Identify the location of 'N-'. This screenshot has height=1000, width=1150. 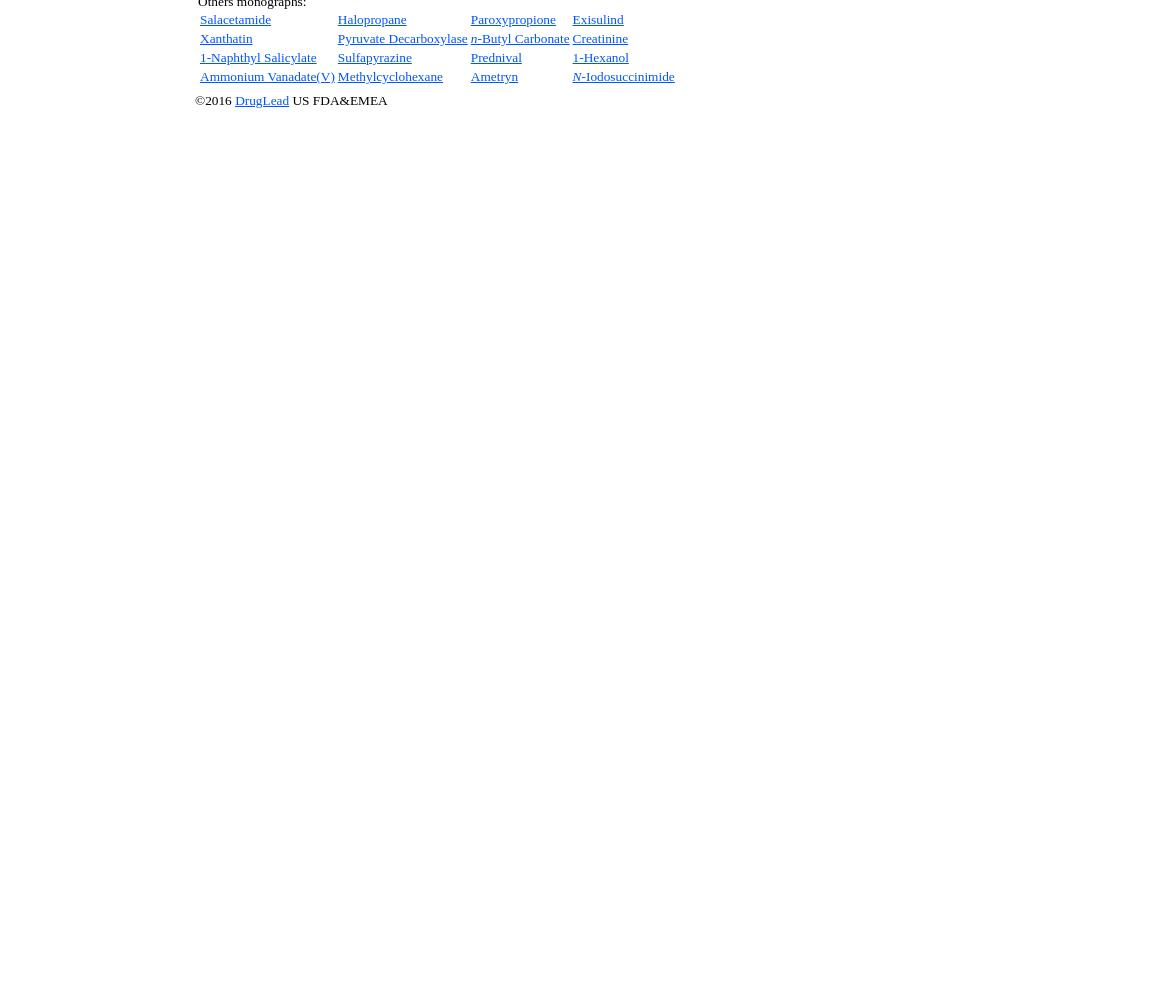
(577, 75).